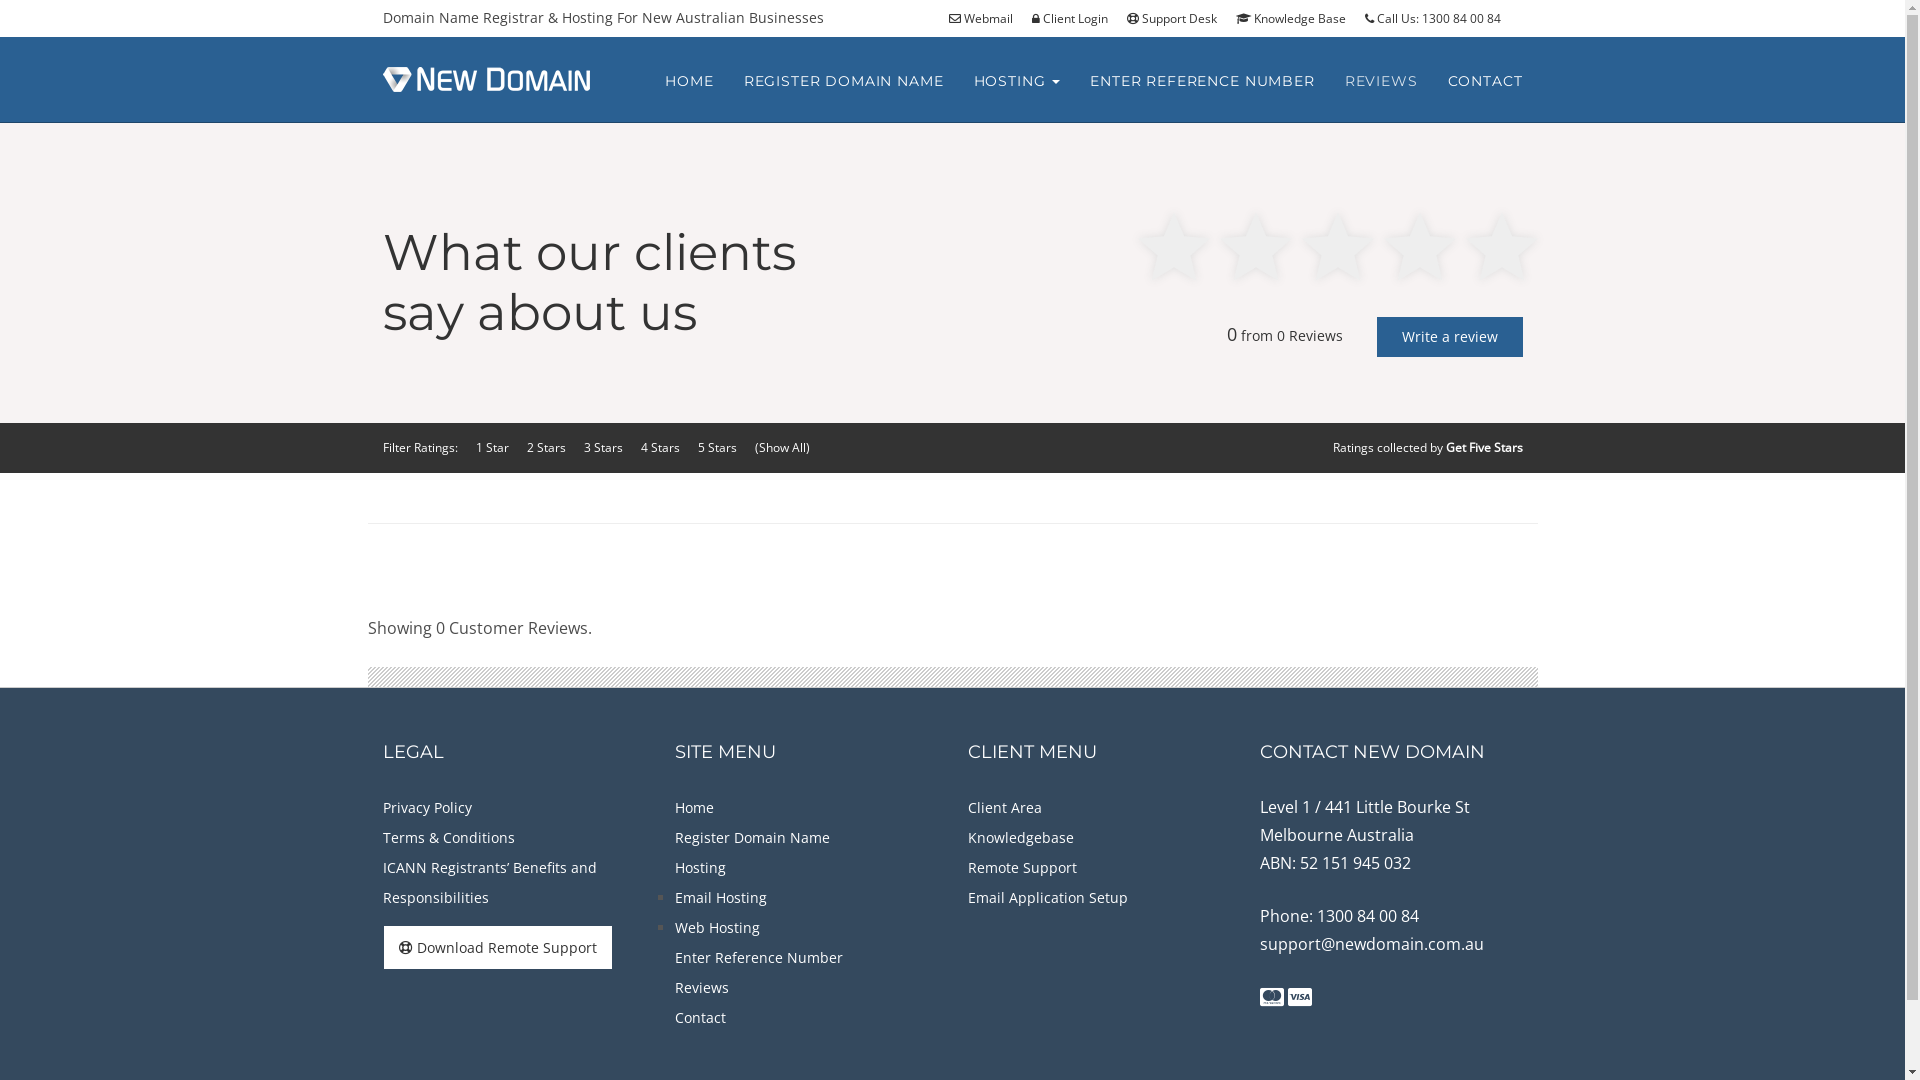 This screenshot has width=1920, height=1080. I want to click on 'Reviews', so click(701, 986).